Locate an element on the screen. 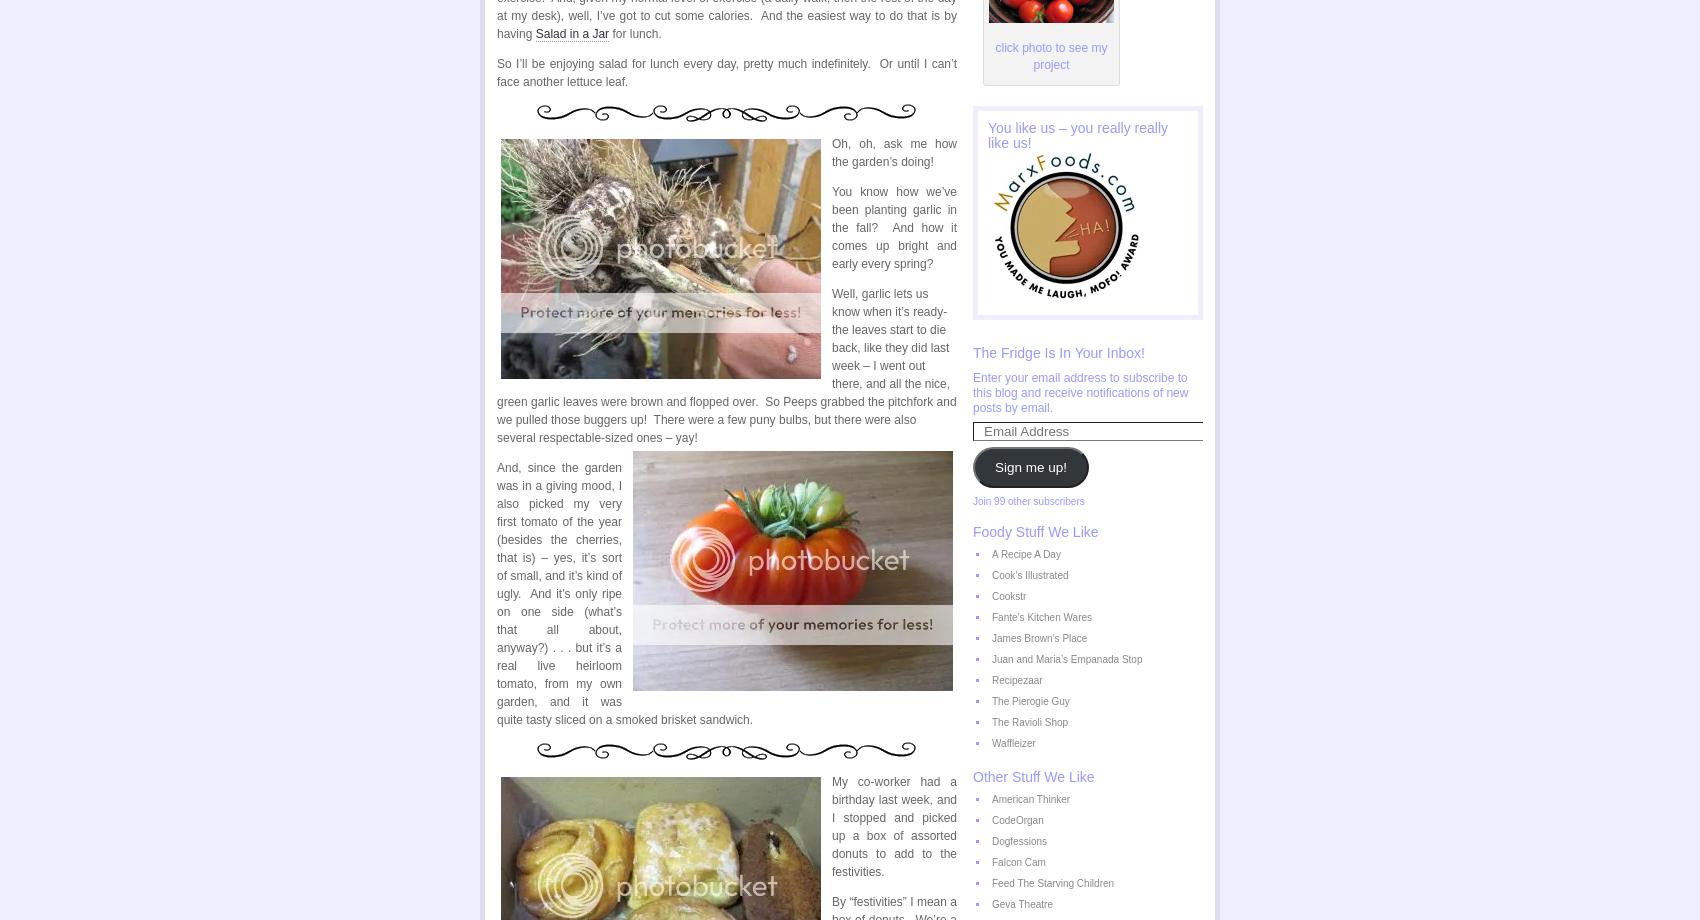 Image resolution: width=1700 pixels, height=920 pixels. 'Waffleizer' is located at coordinates (1012, 743).